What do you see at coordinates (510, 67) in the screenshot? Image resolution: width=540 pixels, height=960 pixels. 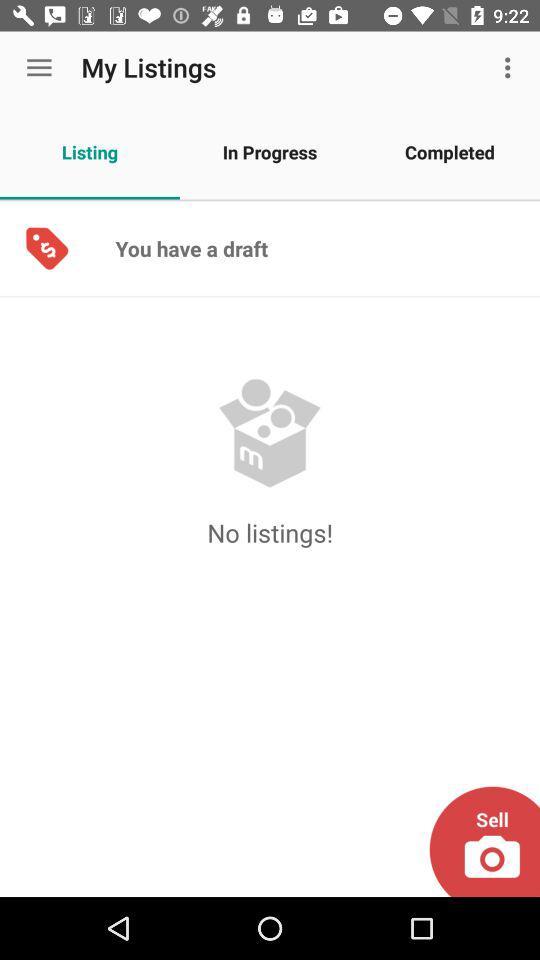 I see `more icon` at bounding box center [510, 67].